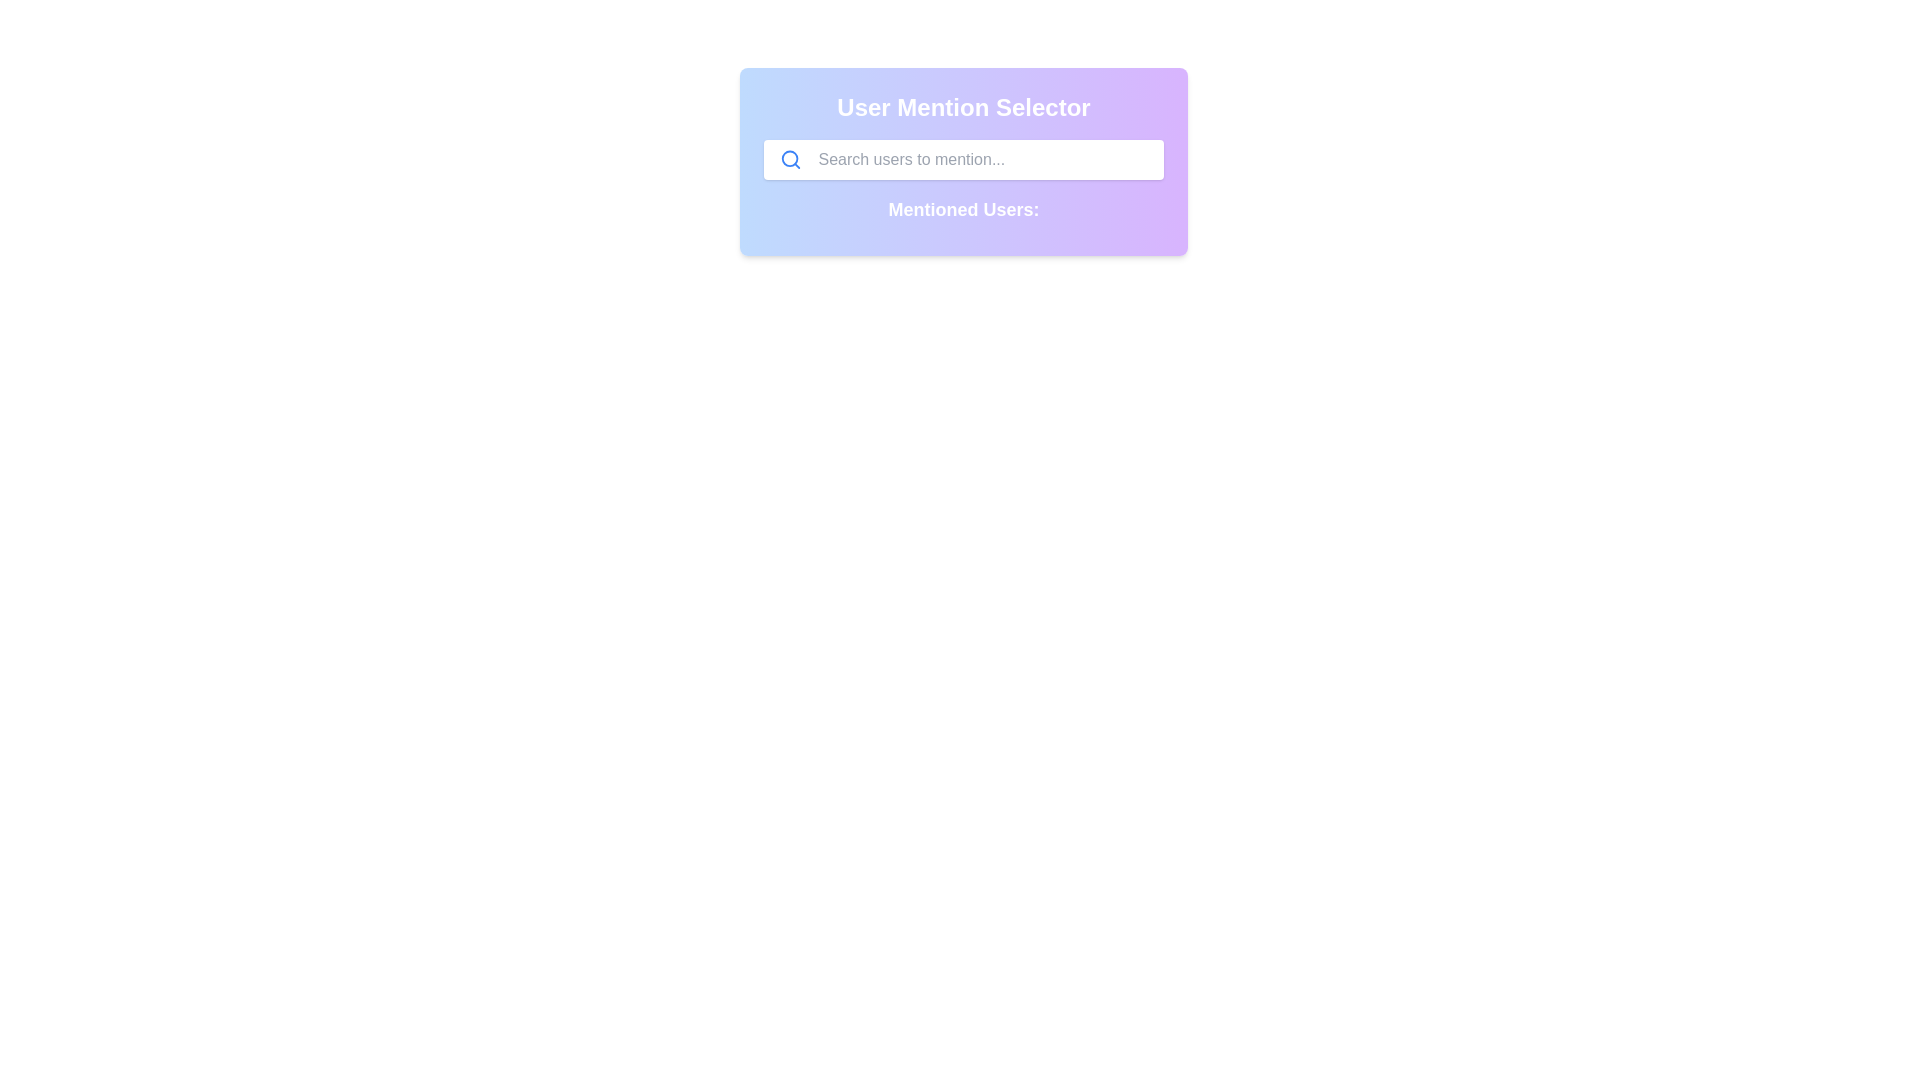 Image resolution: width=1920 pixels, height=1080 pixels. What do you see at coordinates (974, 158) in the screenshot?
I see `the text input field with a gray placeholder 'Search users to mention...' to focus it` at bounding box center [974, 158].